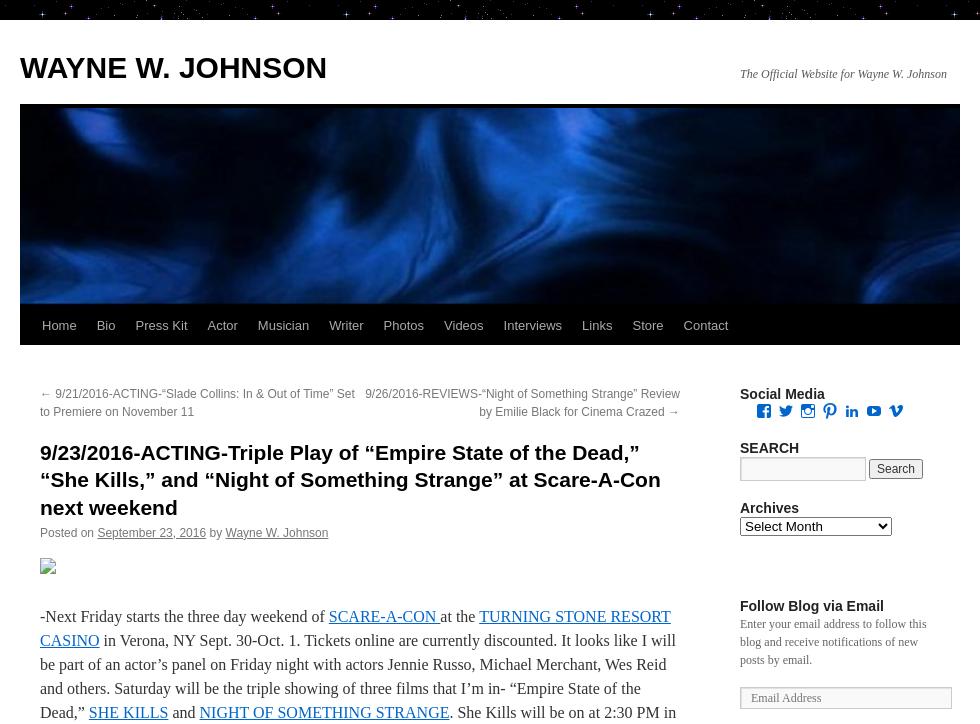 Image resolution: width=980 pixels, height=724 pixels. What do you see at coordinates (522, 402) in the screenshot?
I see `'9/26/2016-REVIEWS-“Night of Something Strange” Review by Emilie Black for Cinema Crazed'` at bounding box center [522, 402].